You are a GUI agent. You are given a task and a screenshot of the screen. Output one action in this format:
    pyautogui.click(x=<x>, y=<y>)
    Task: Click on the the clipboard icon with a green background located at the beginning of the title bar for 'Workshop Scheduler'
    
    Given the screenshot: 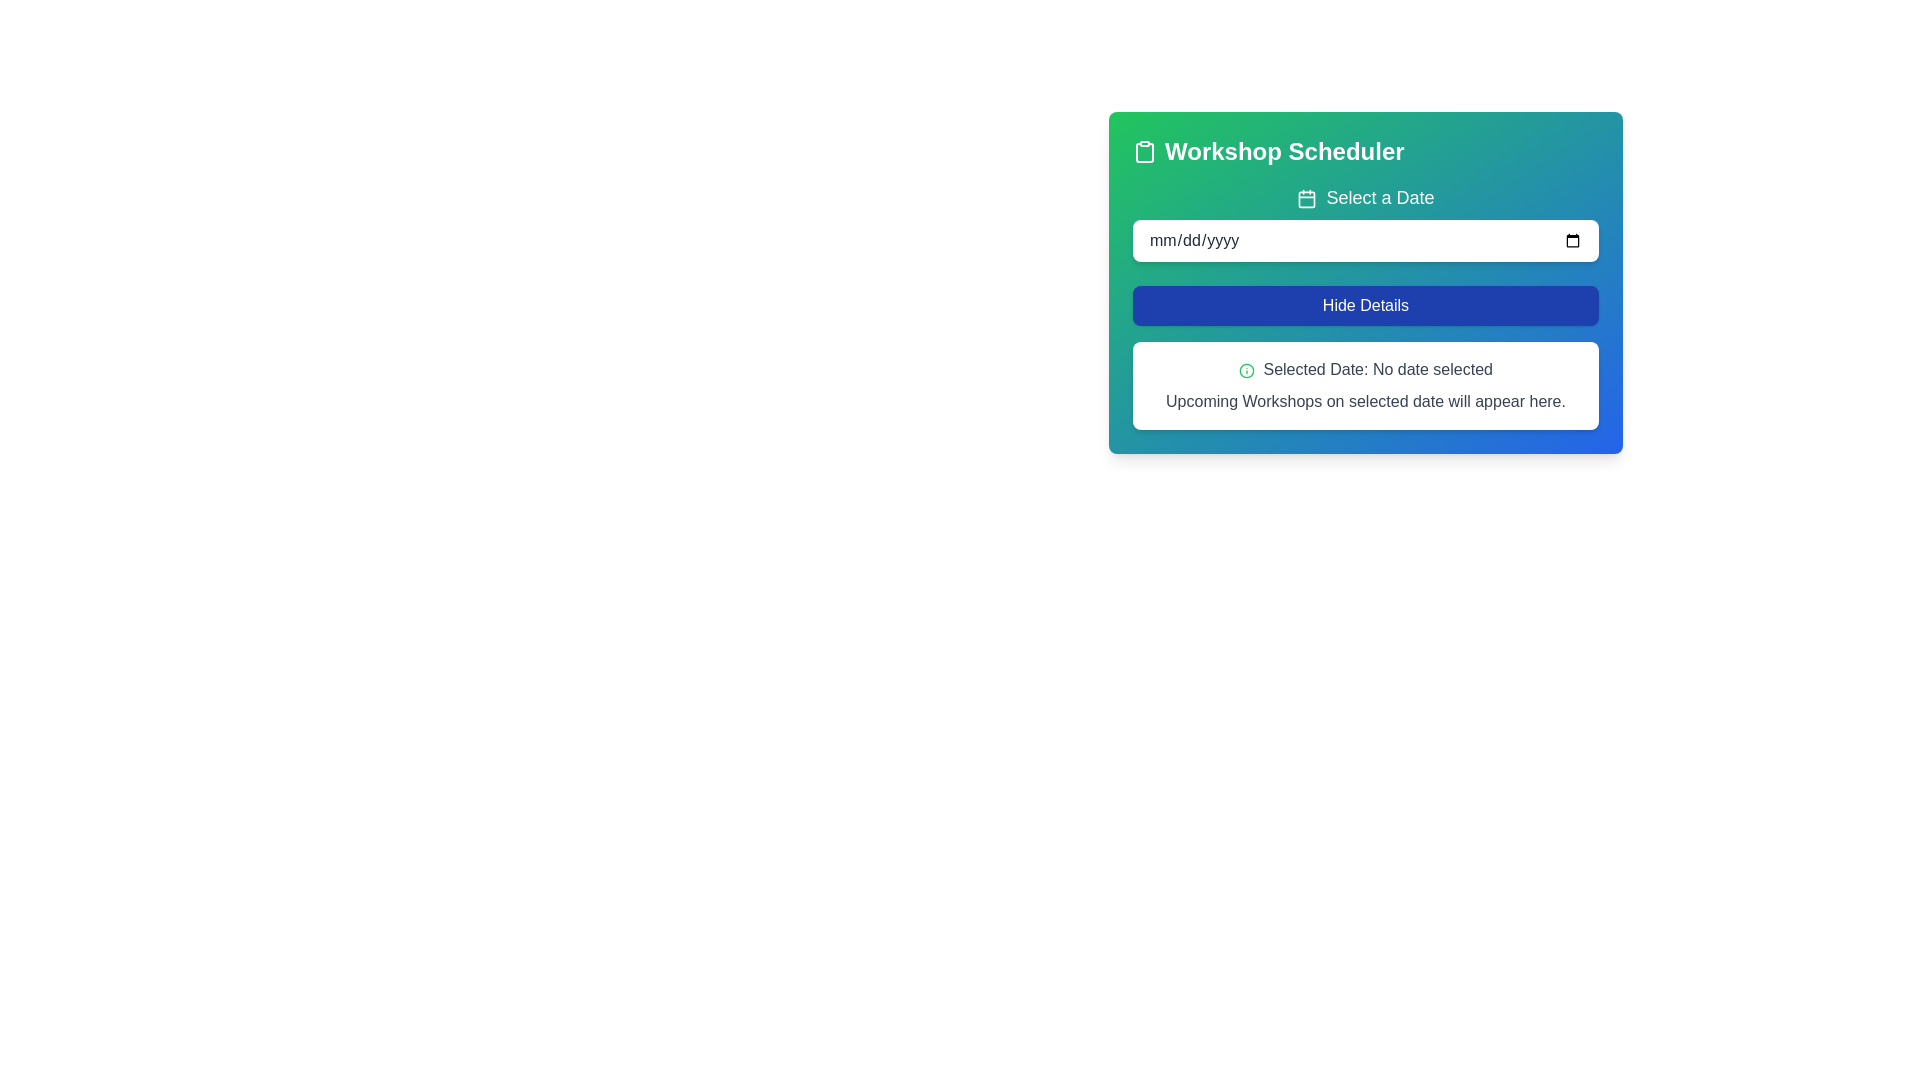 What is the action you would take?
    pyautogui.click(x=1145, y=150)
    